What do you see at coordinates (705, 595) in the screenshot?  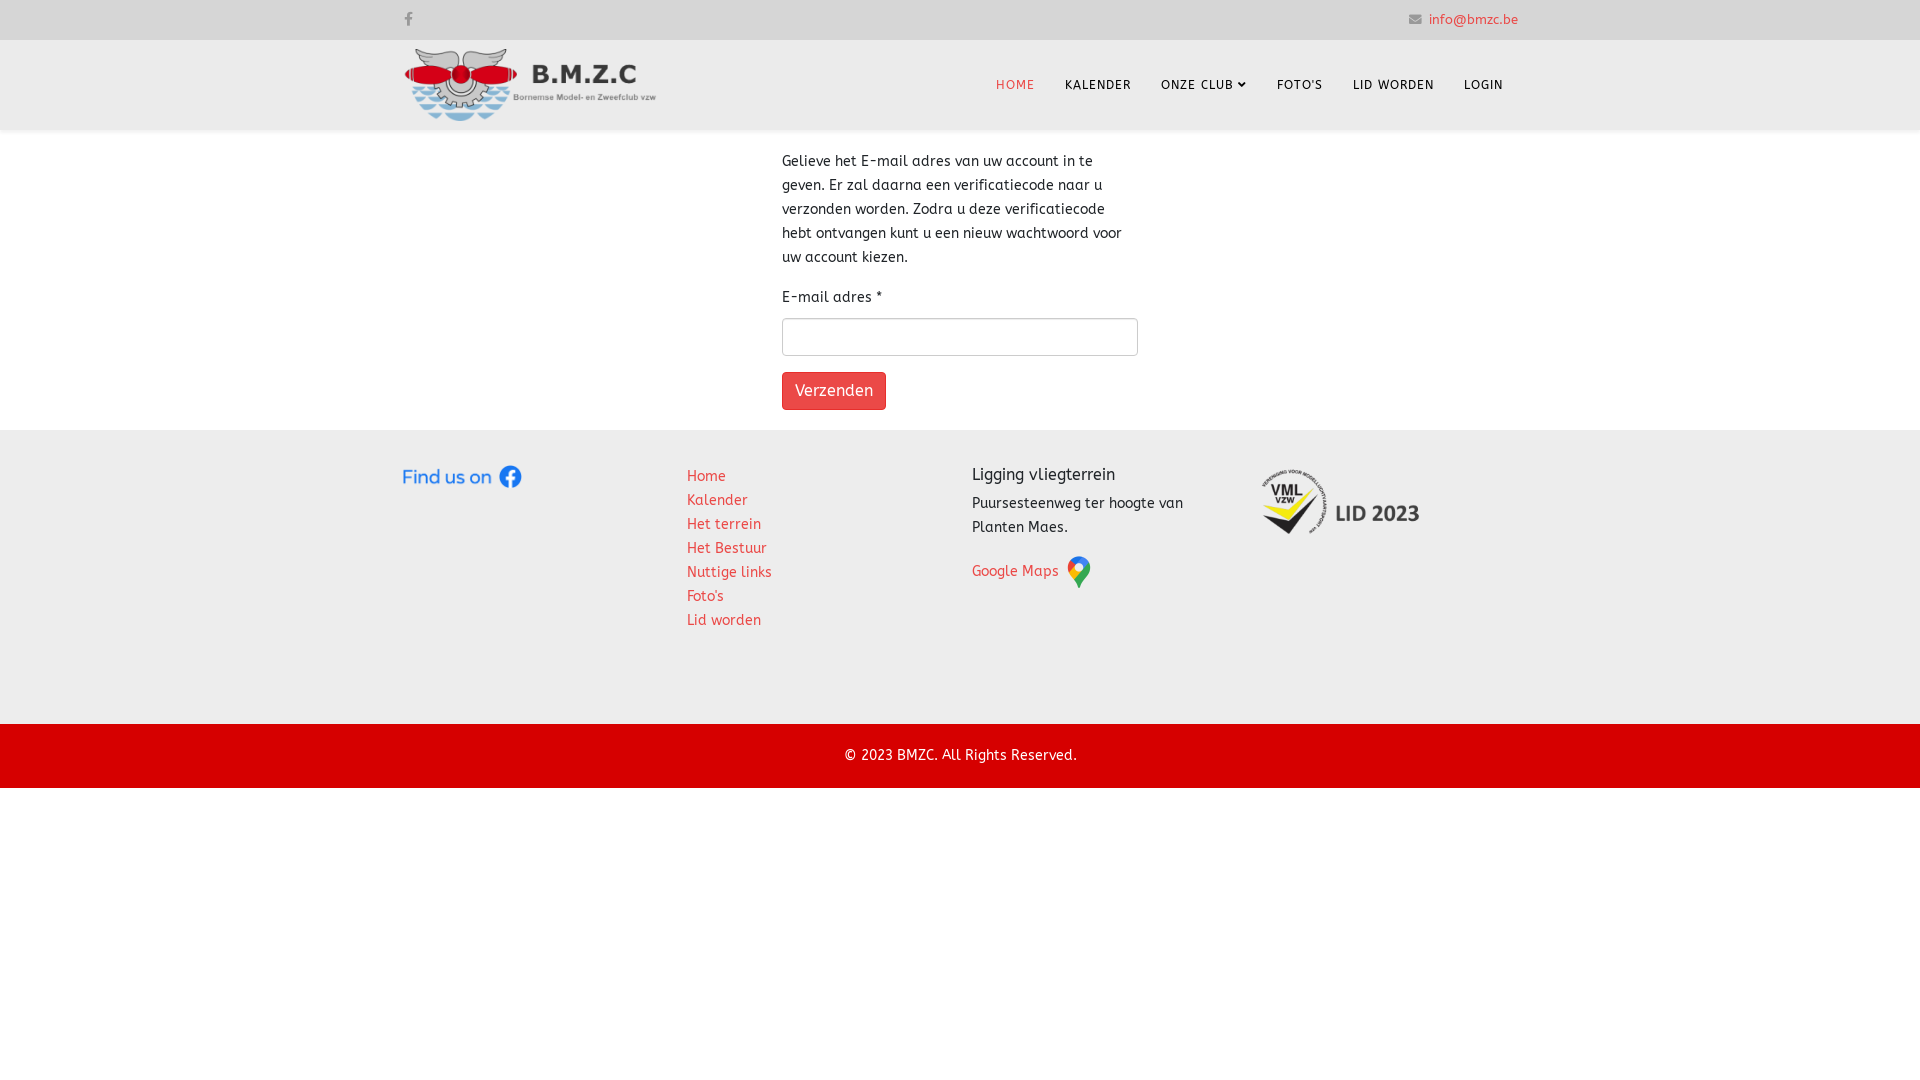 I see `'Foto's'` at bounding box center [705, 595].